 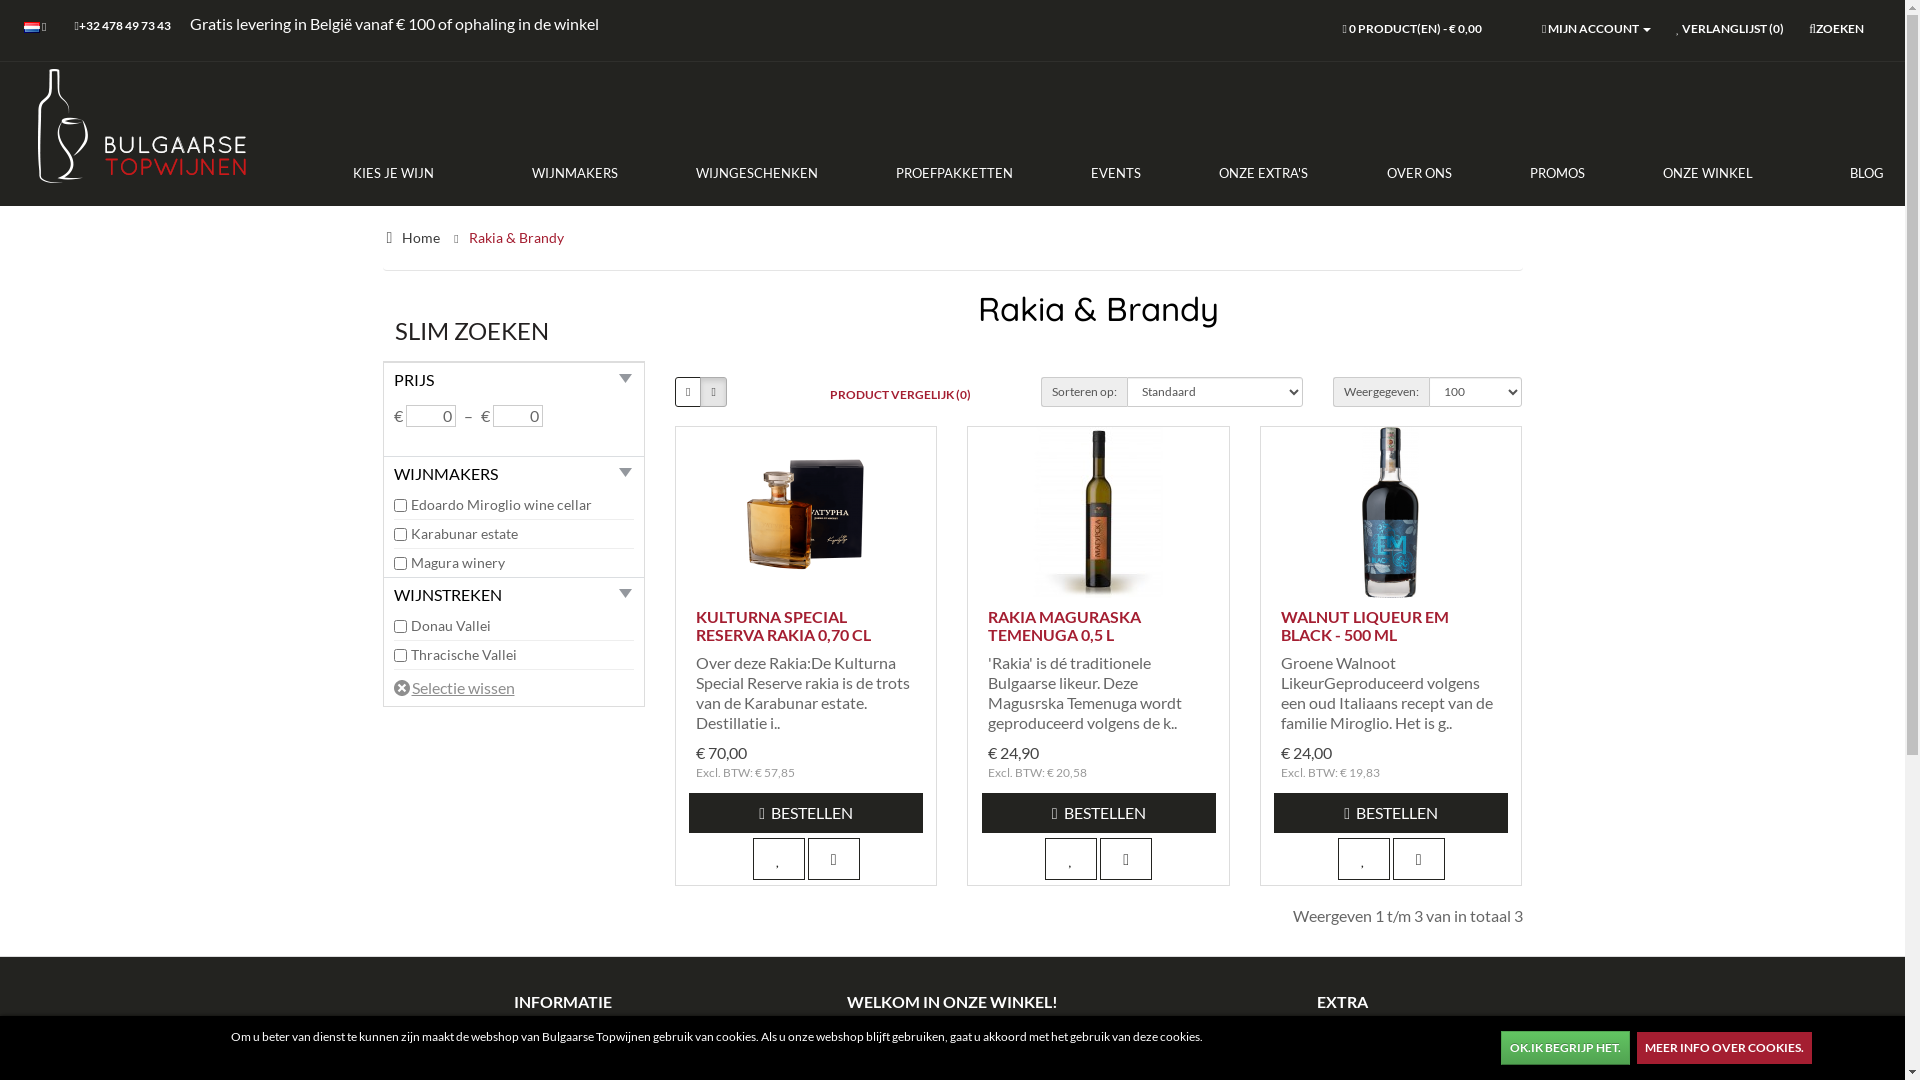 I want to click on '+32 478 49 73 43', so click(x=120, y=27).